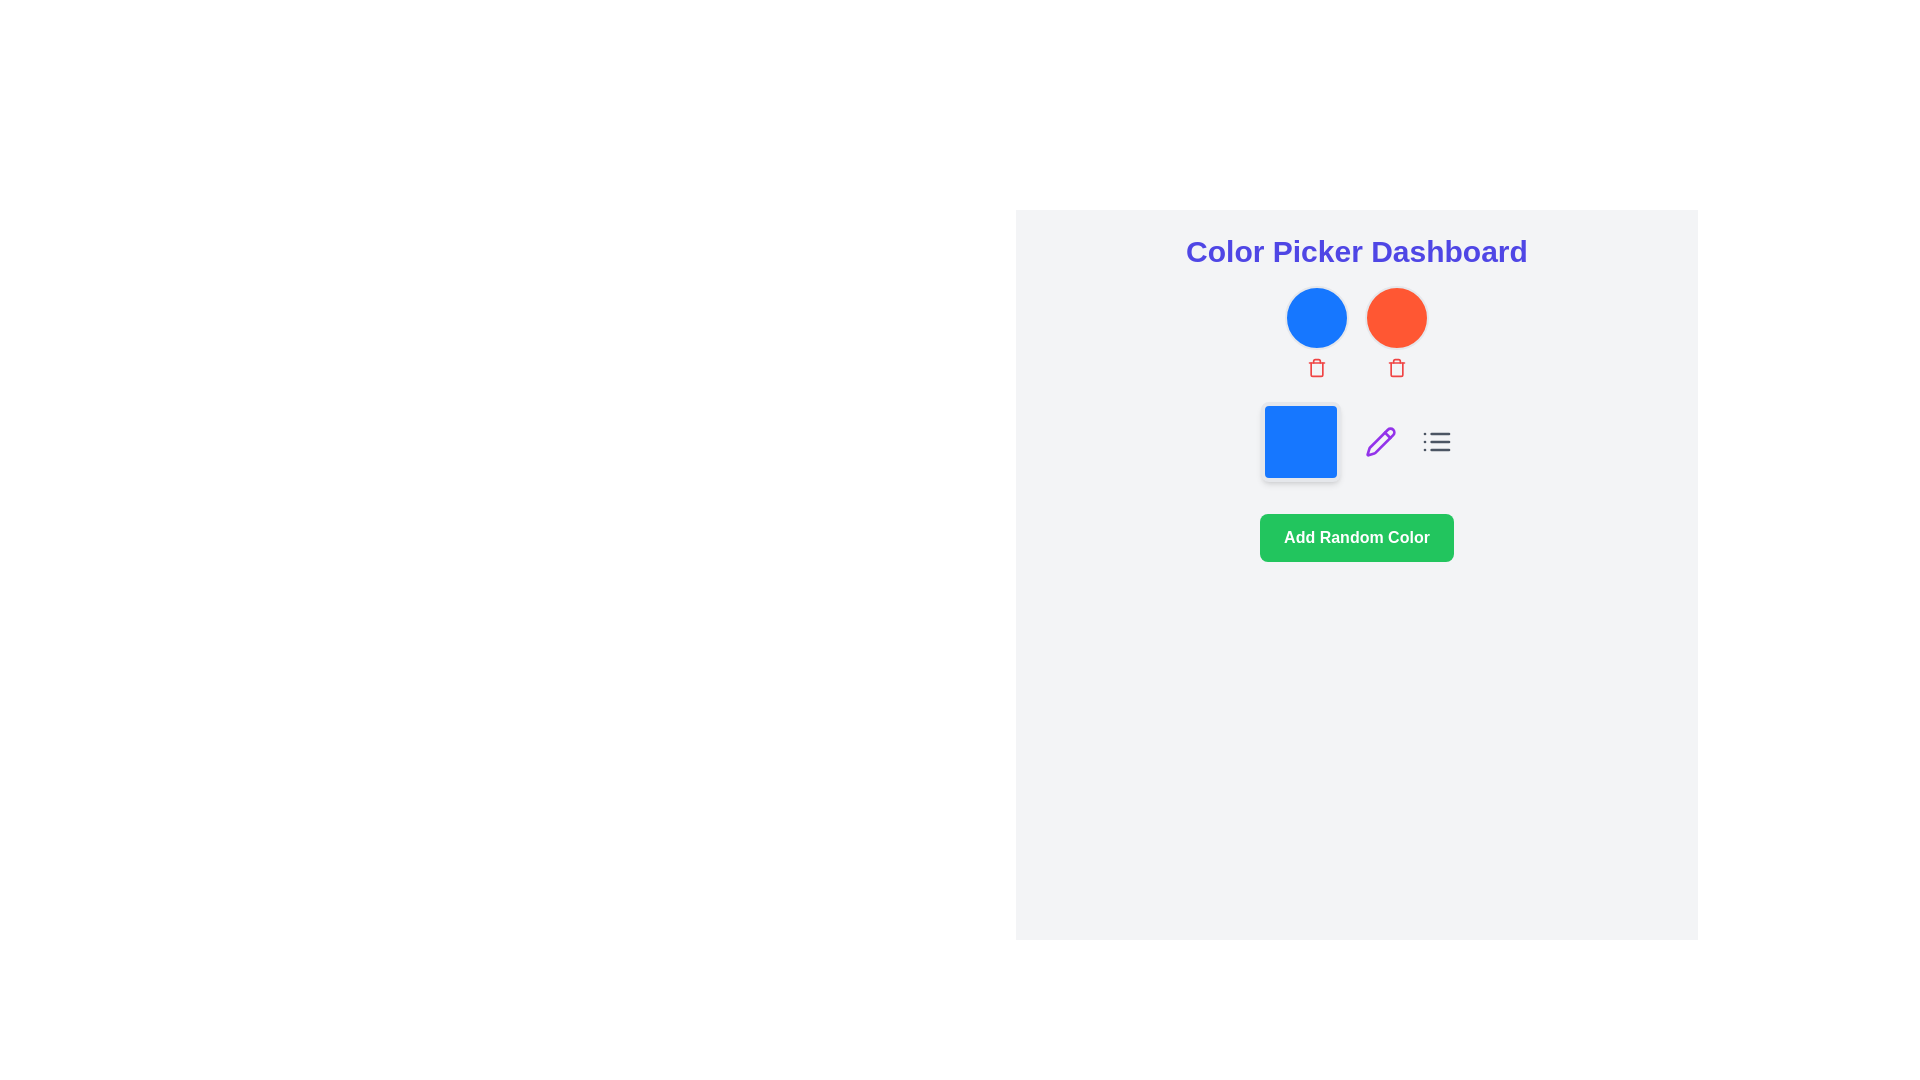 This screenshot has width=1920, height=1080. Describe the element at coordinates (1395, 369) in the screenshot. I see `the main body of the trash bin icon, which represents the storage section of the bin` at that location.